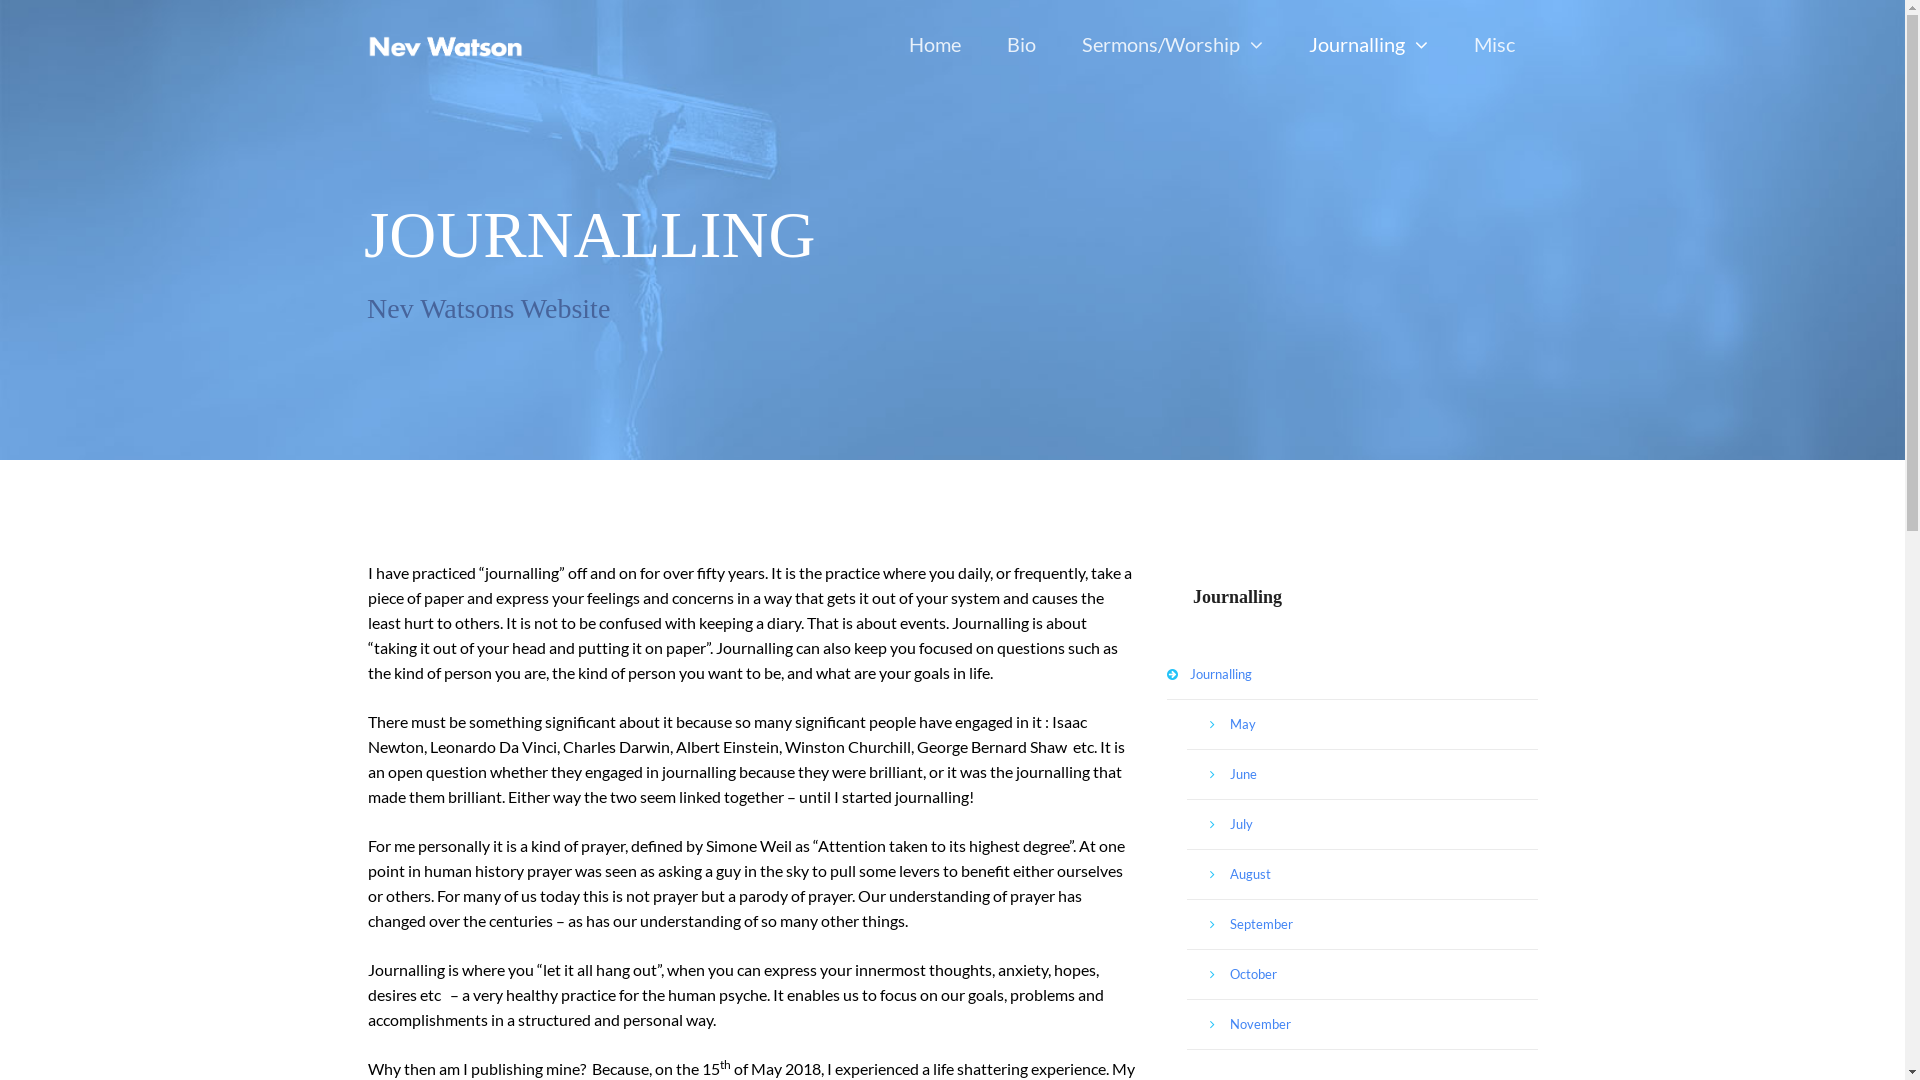 The image size is (1920, 1080). Describe the element at coordinates (1361, 825) in the screenshot. I see `'July'` at that location.